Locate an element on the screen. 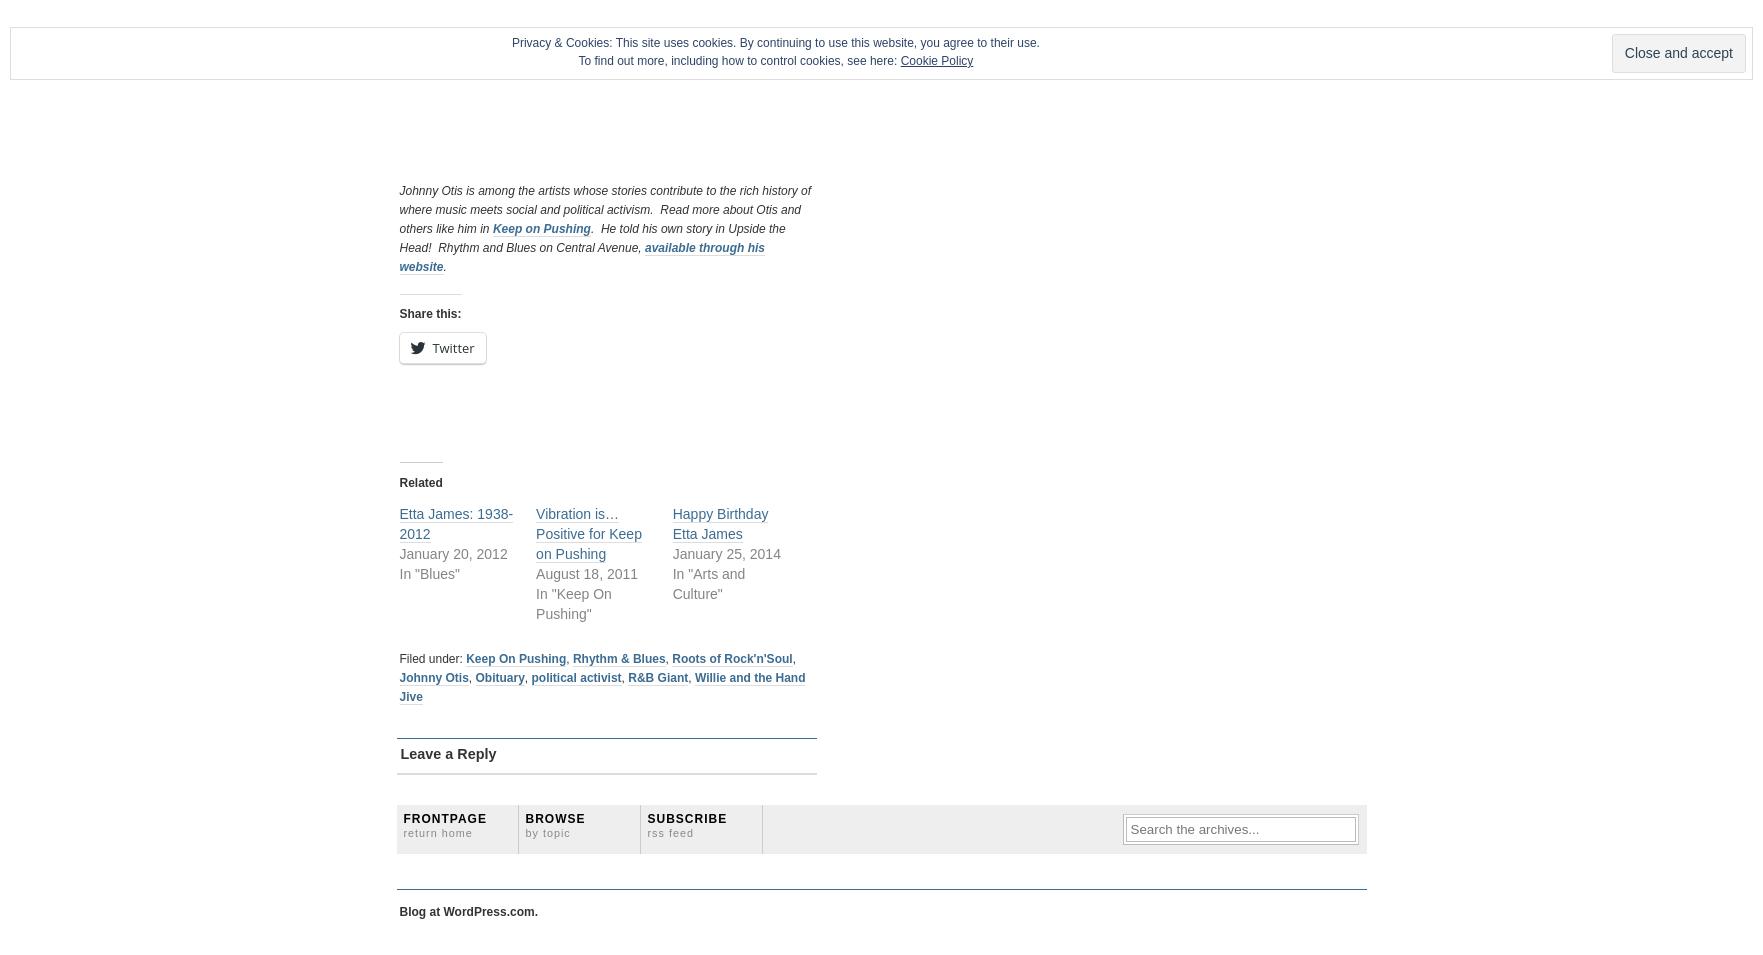 Image resolution: width=1763 pixels, height=955 pixels. 'Filed under:' is located at coordinates (432, 656).